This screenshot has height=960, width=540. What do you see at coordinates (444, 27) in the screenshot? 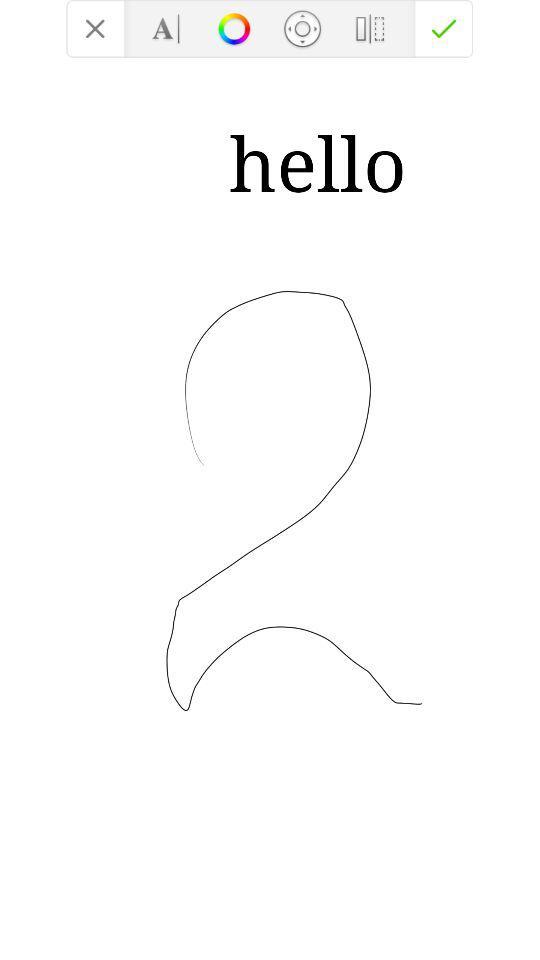
I see `save` at bounding box center [444, 27].